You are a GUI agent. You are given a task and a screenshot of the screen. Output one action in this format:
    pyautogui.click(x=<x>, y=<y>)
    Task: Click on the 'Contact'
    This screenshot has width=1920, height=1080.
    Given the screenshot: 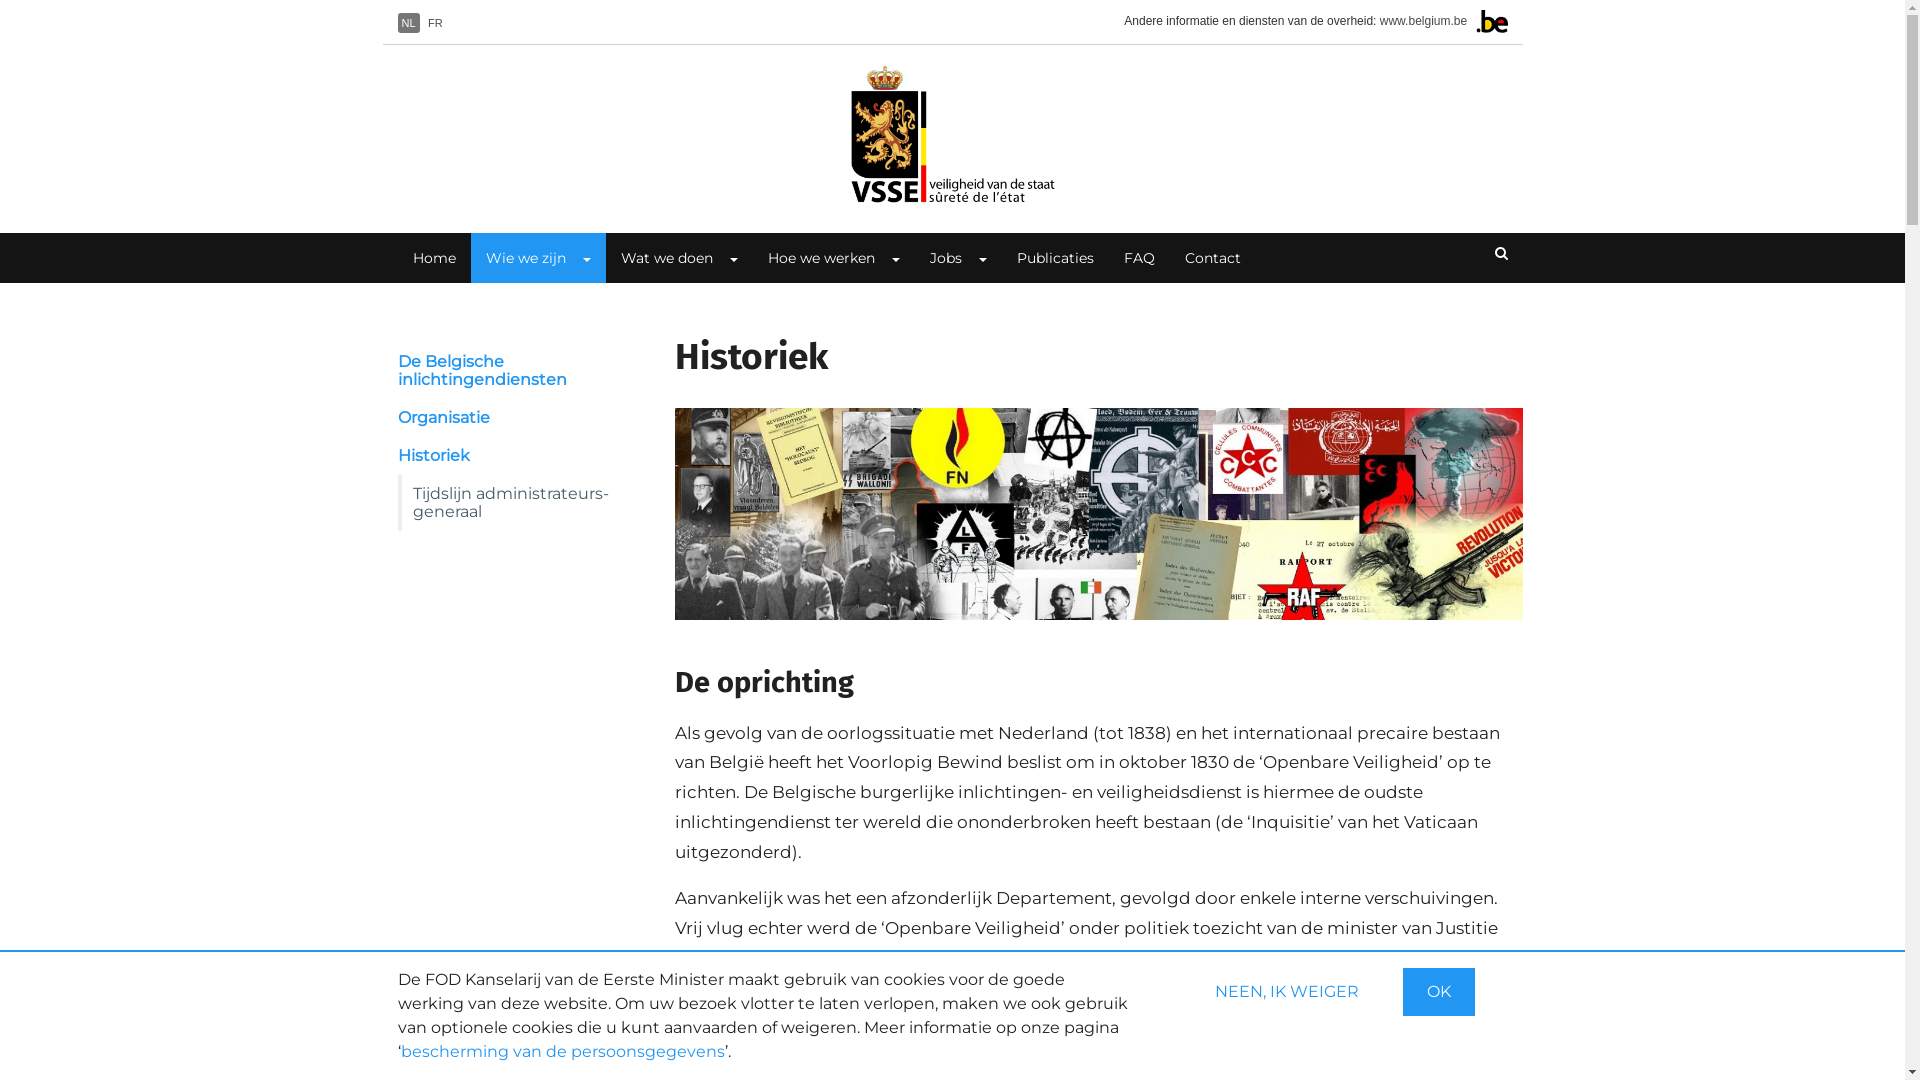 What is the action you would take?
    pyautogui.click(x=1212, y=257)
    